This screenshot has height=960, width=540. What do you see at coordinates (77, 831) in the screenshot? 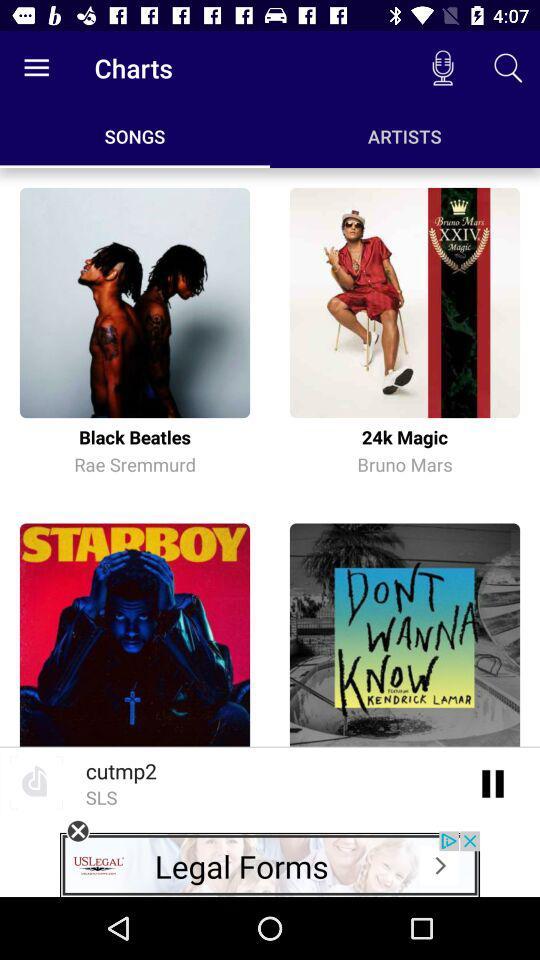
I see `advertisement` at bounding box center [77, 831].